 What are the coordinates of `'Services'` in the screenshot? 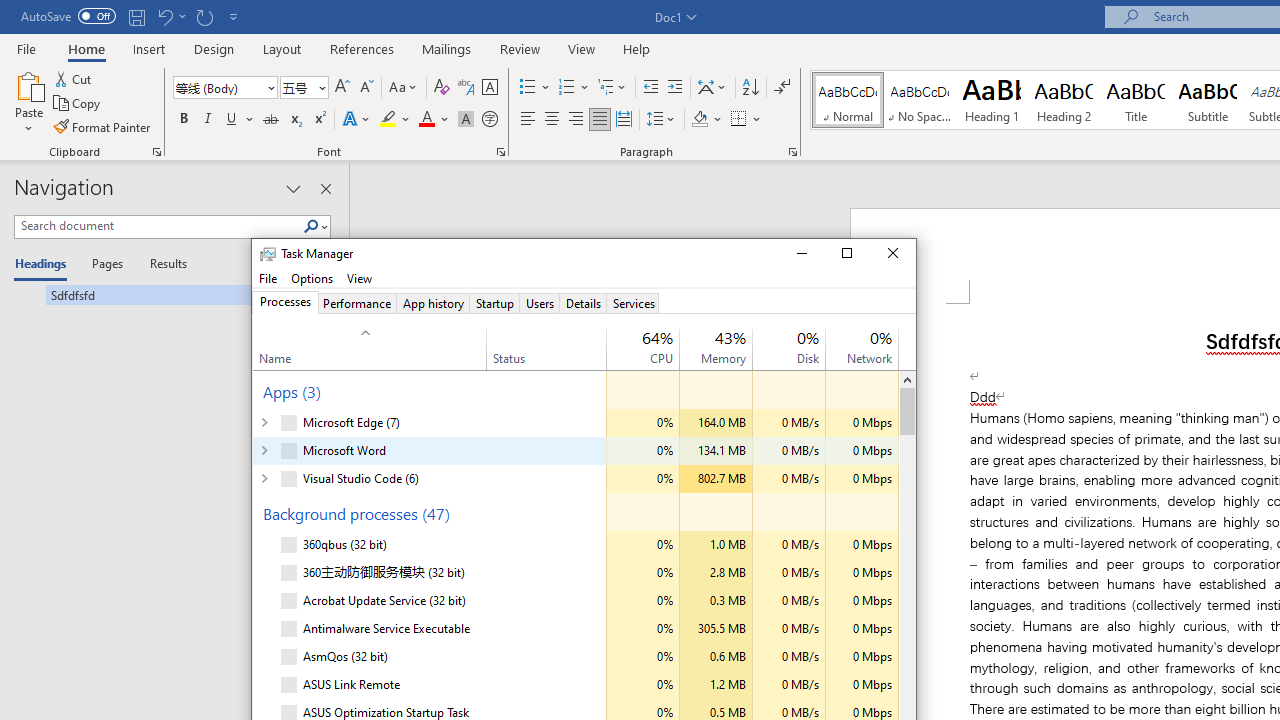 It's located at (632, 303).